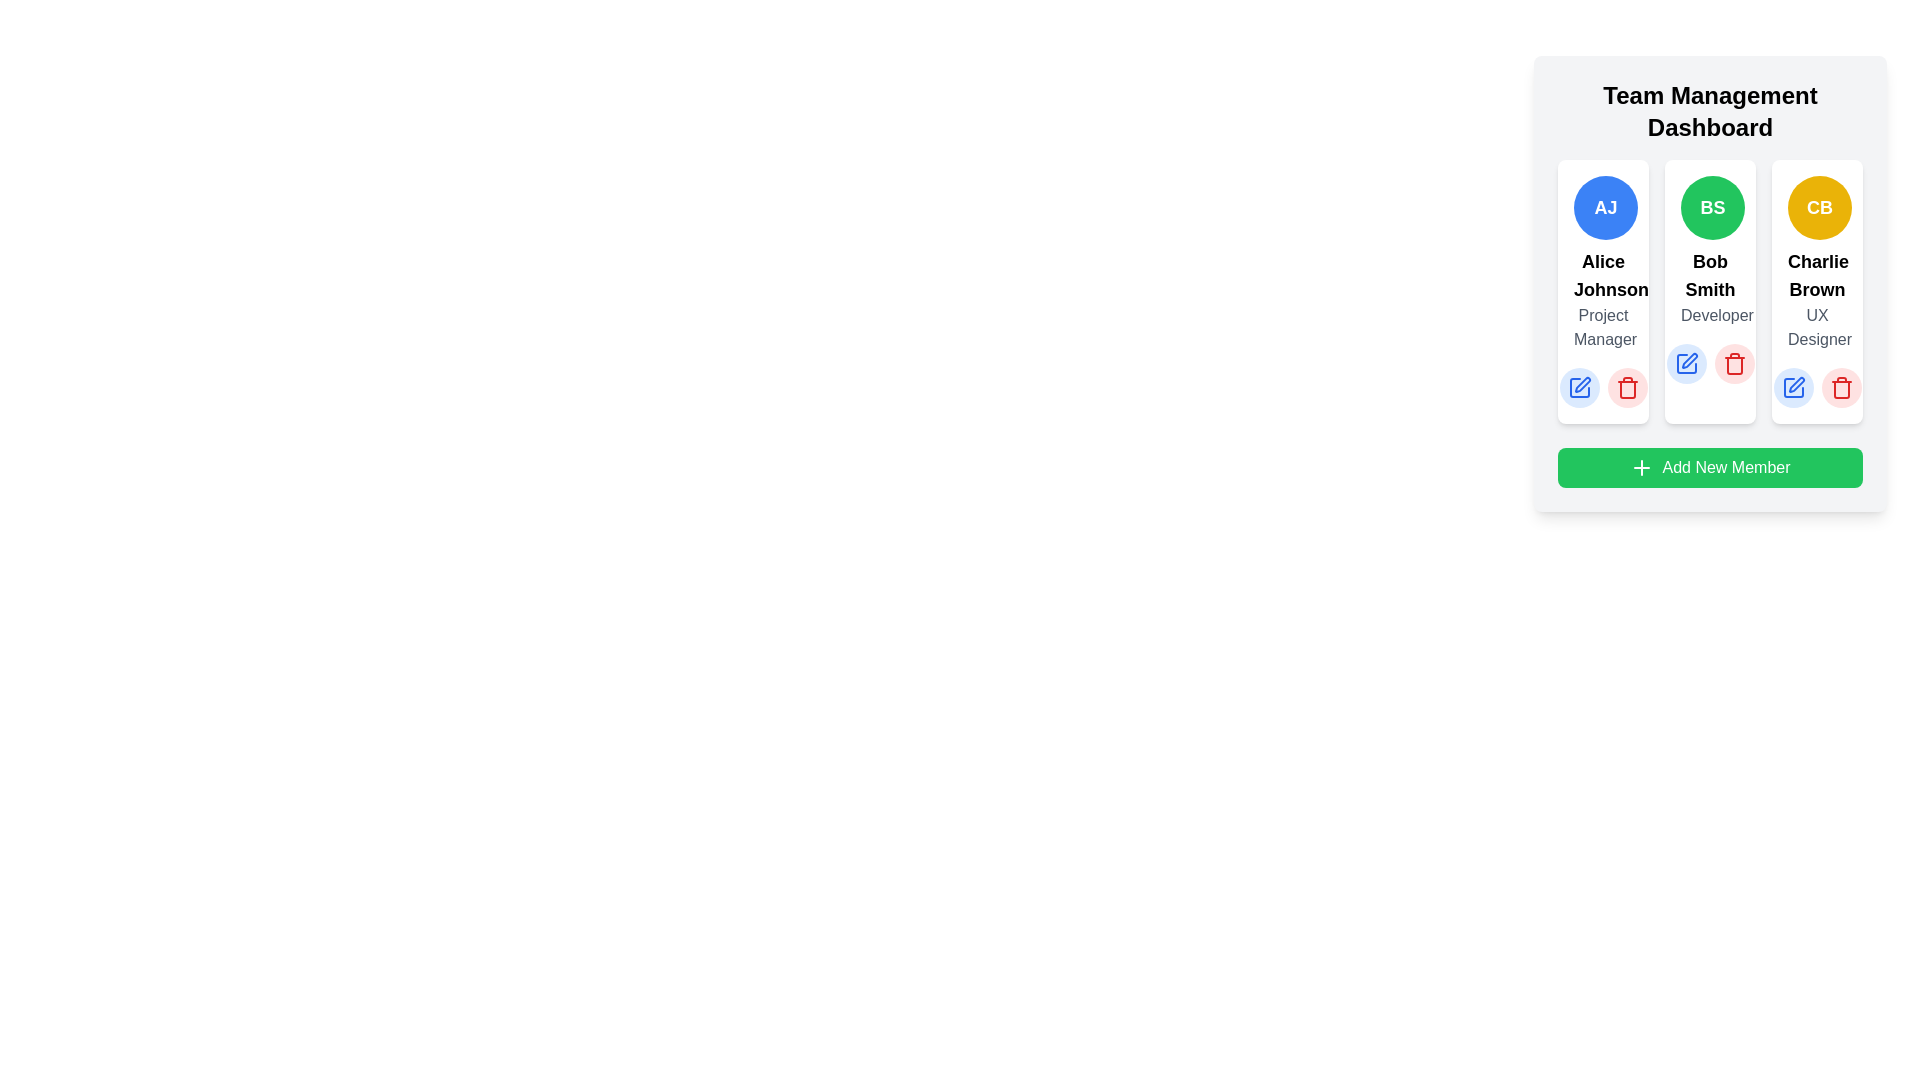  What do you see at coordinates (1733, 363) in the screenshot?
I see `the trash can icon/button located at the bottom right of the middle profile card` at bounding box center [1733, 363].